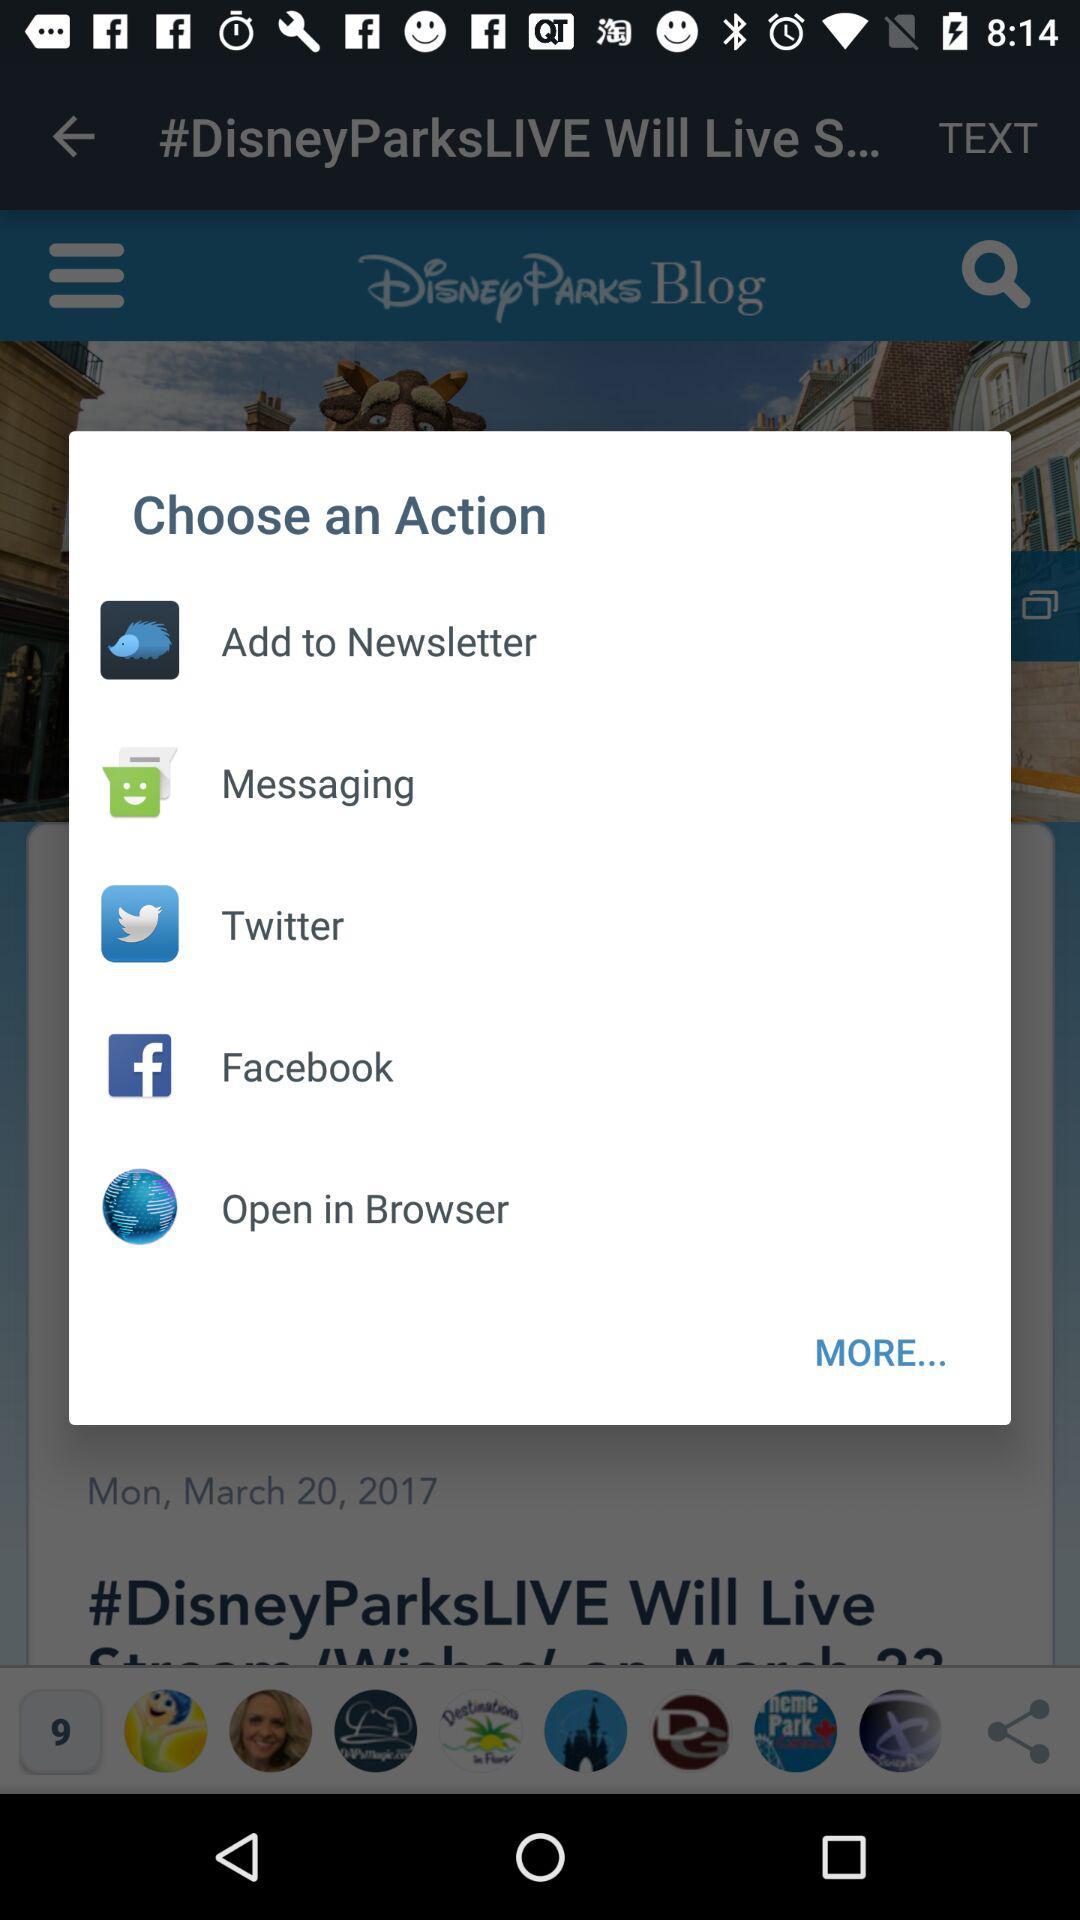 Image resolution: width=1080 pixels, height=1920 pixels. Describe the element at coordinates (880, 1351) in the screenshot. I see `the icon at the bottom right corner` at that location.